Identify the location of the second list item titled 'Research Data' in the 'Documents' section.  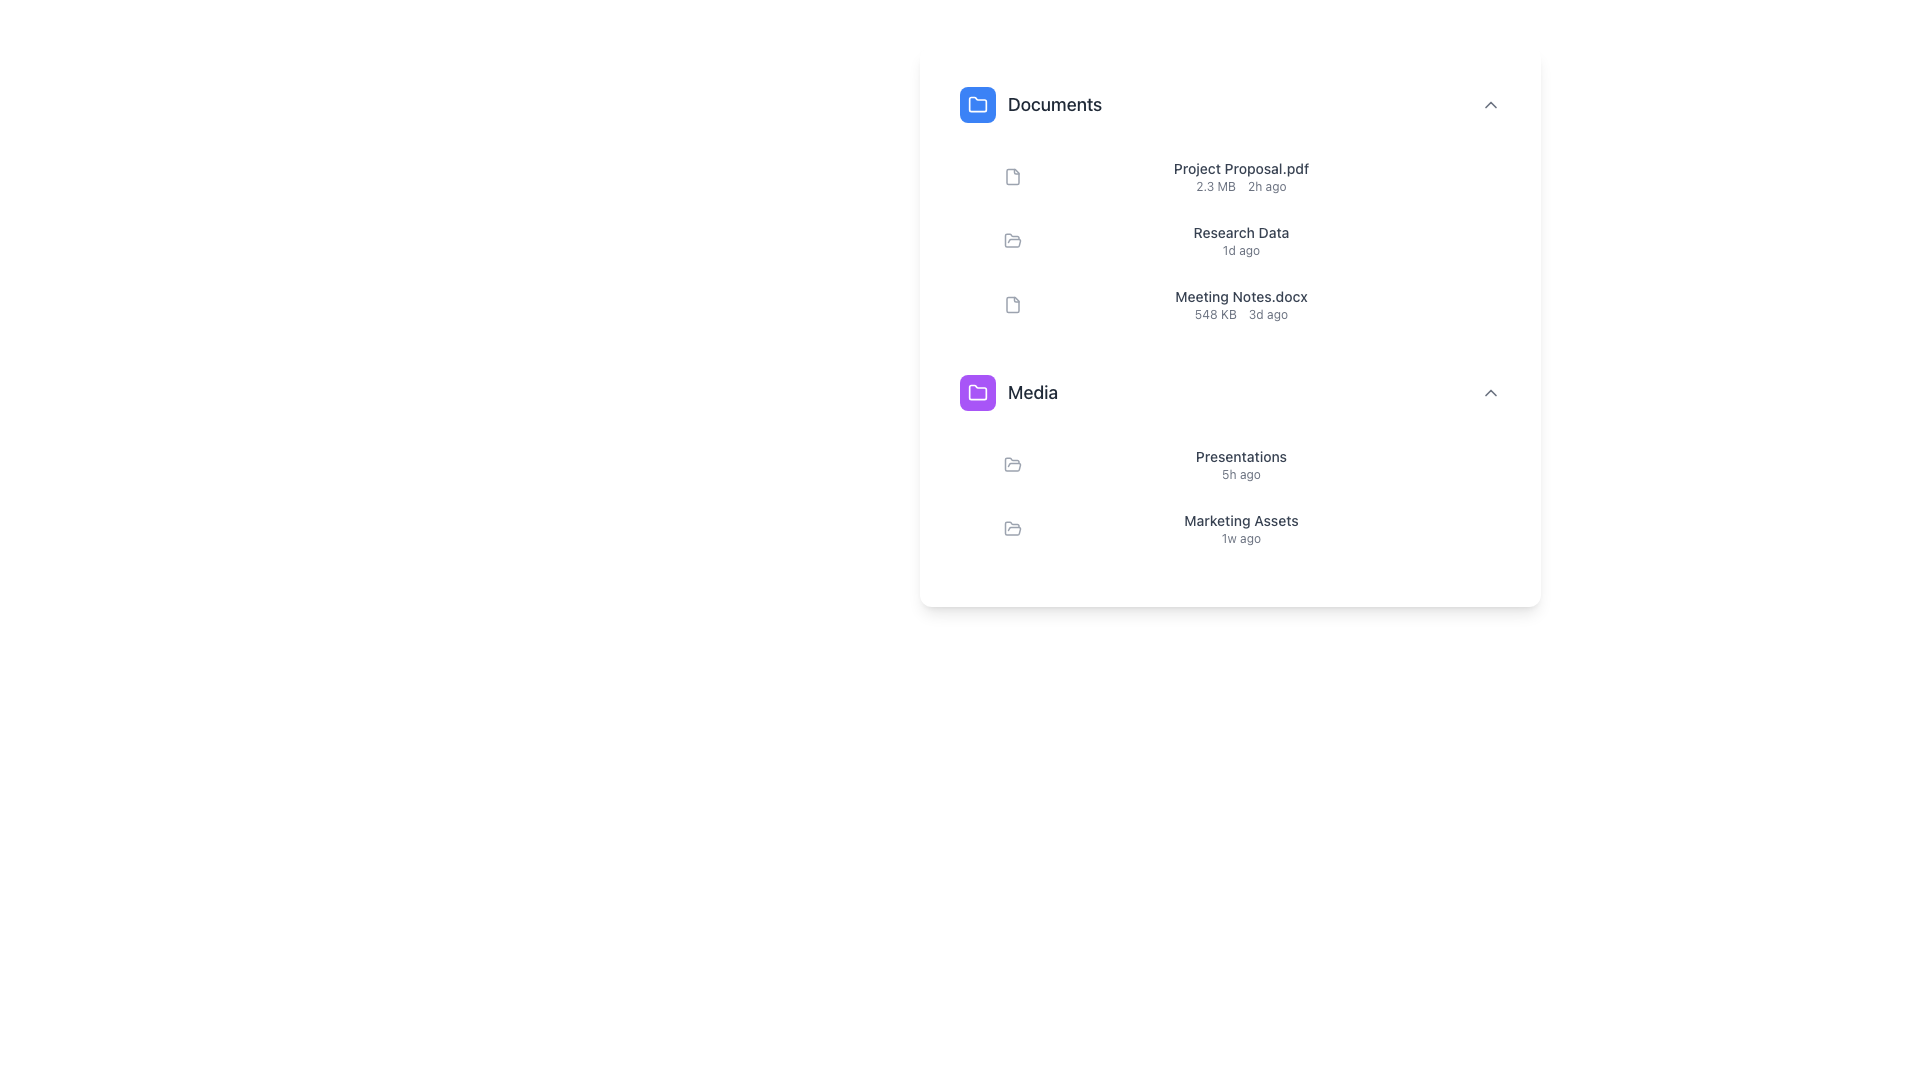
(1229, 203).